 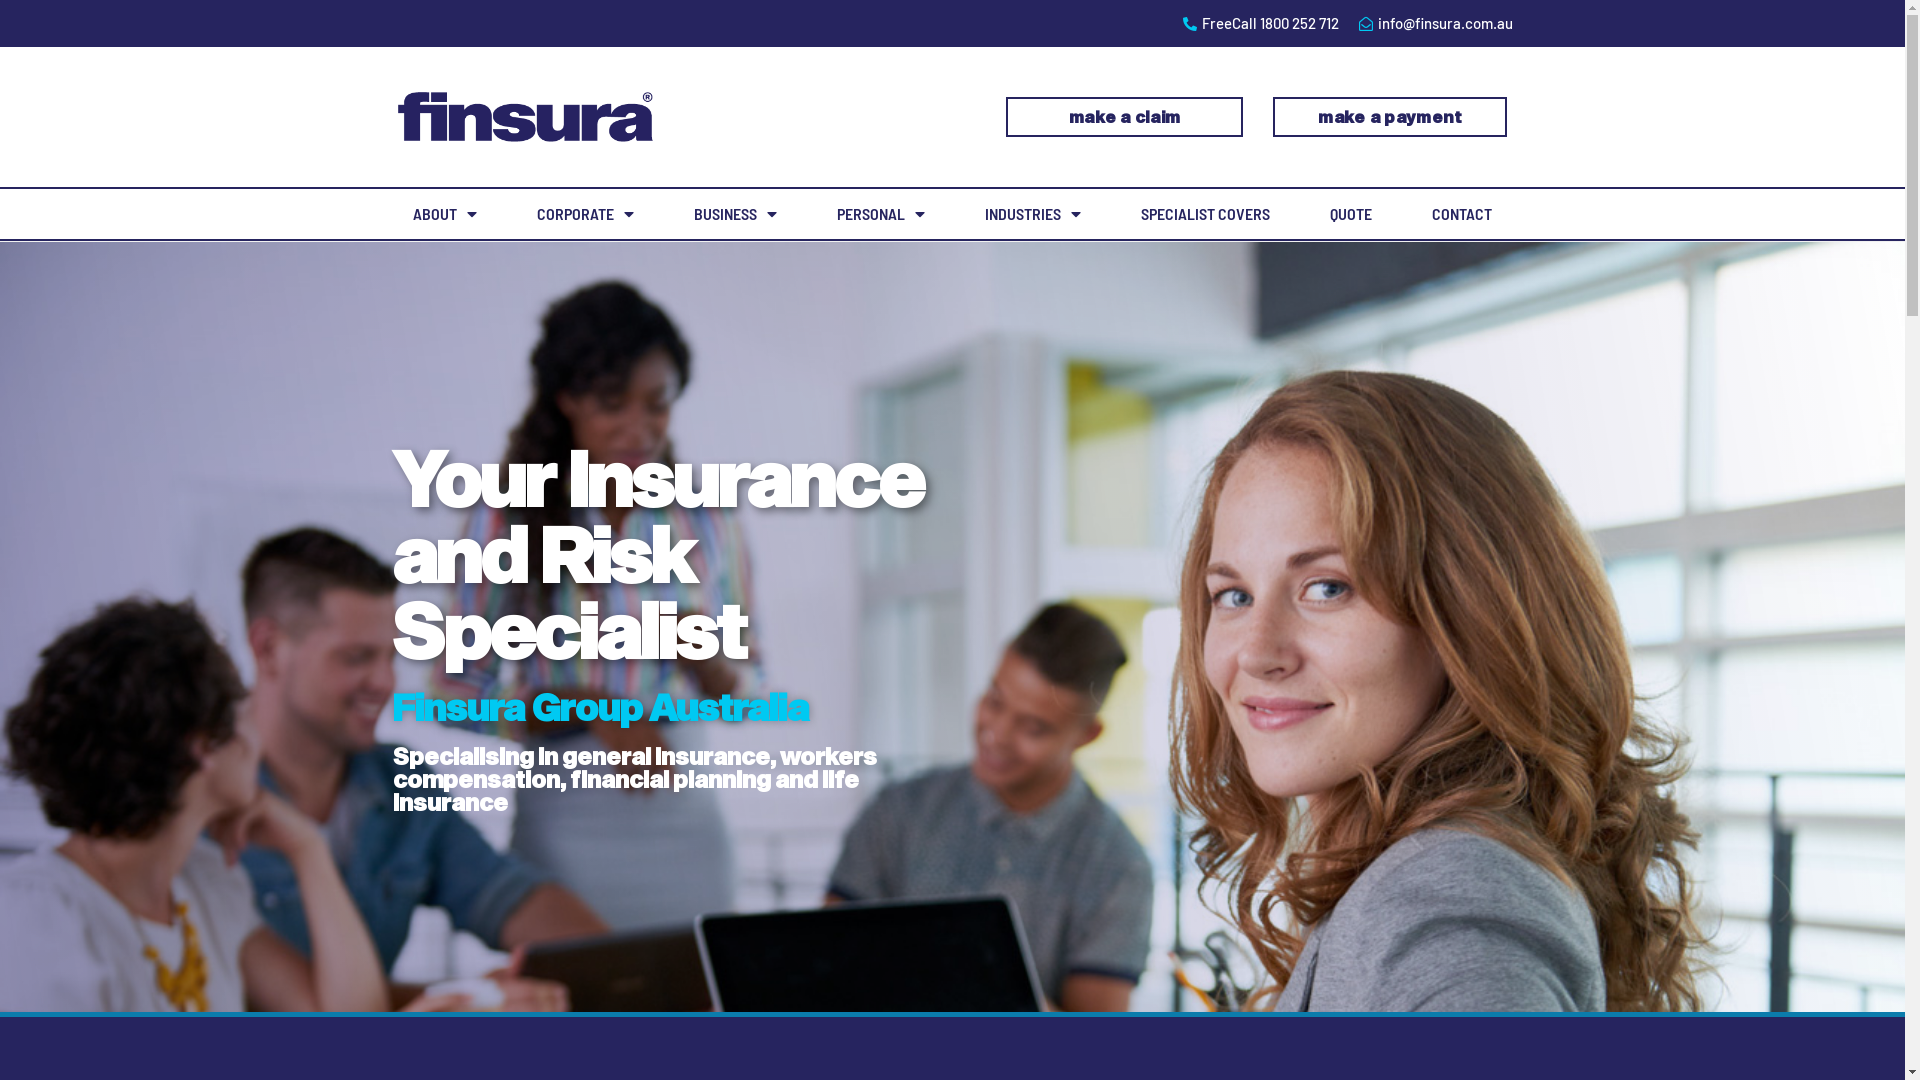 What do you see at coordinates (1124, 116) in the screenshot?
I see `'make a claim'` at bounding box center [1124, 116].